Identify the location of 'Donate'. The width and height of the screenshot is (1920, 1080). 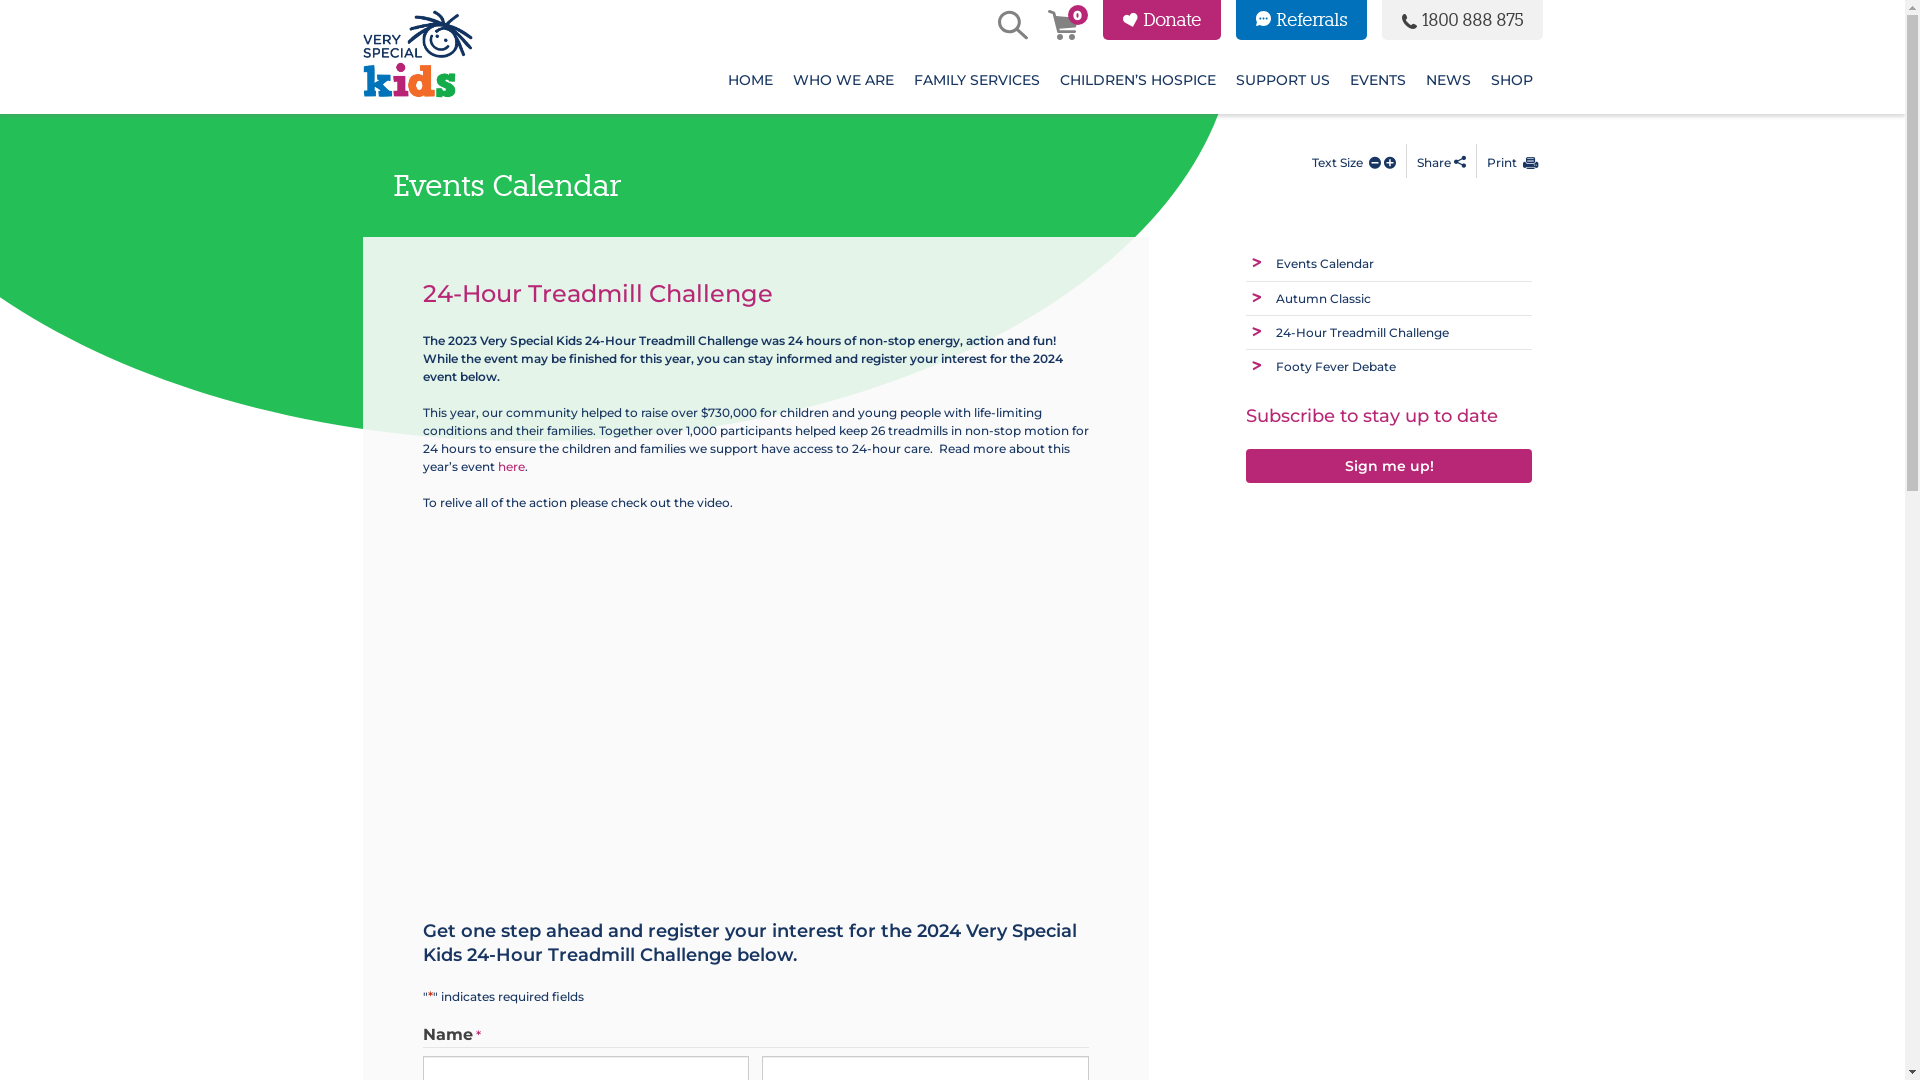
(1161, 19).